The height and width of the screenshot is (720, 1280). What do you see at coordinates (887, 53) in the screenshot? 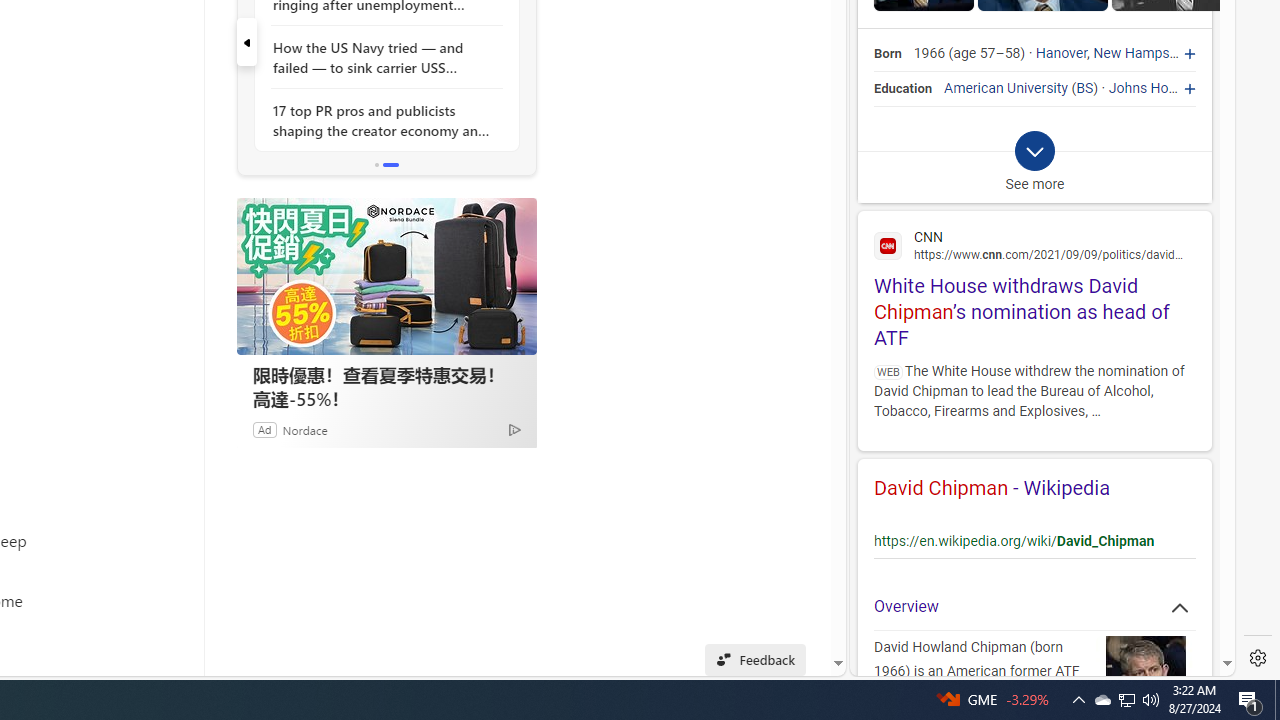
I see `'Born'` at bounding box center [887, 53].